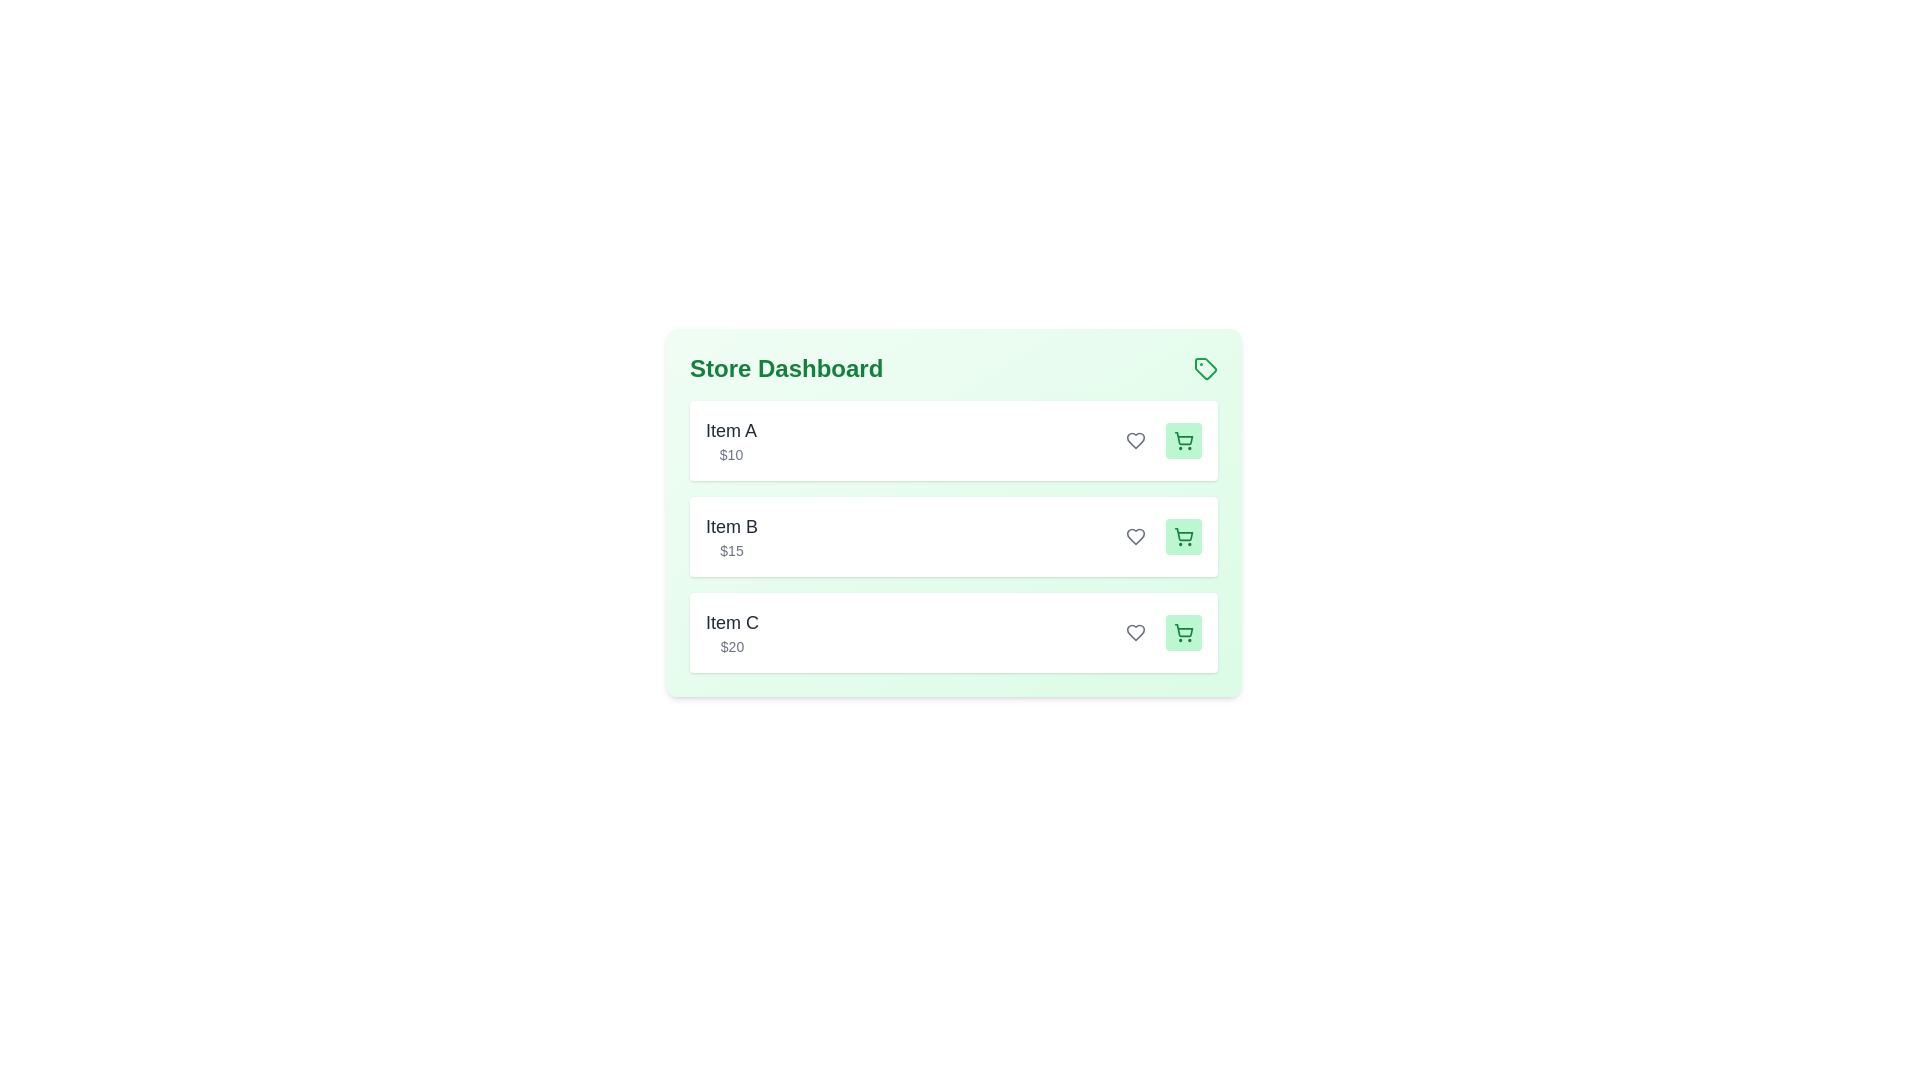 Image resolution: width=1920 pixels, height=1080 pixels. Describe the element at coordinates (1184, 535) in the screenshot. I see `the green shopping cart icon located inside the rounded green button to the right of the 'Item B' entry in the second row of the vertical list of items` at that location.